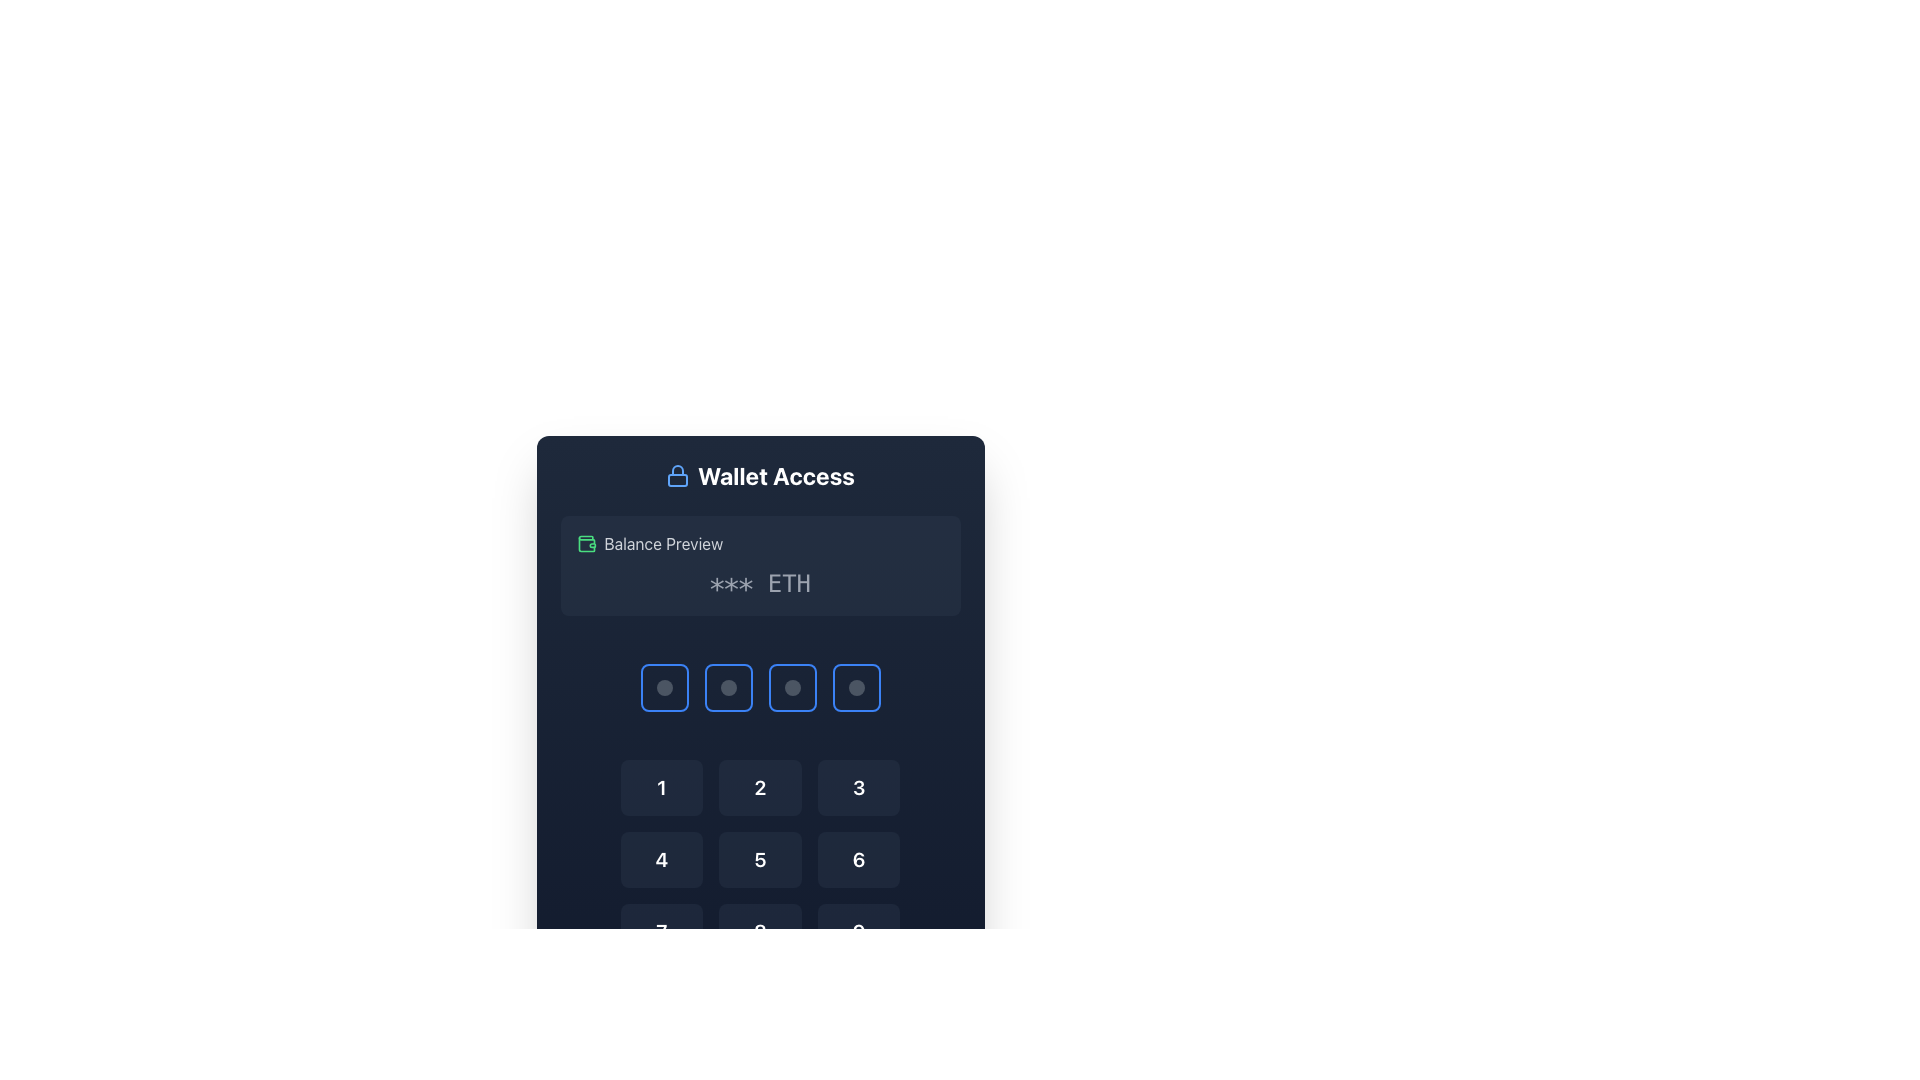 This screenshot has height=1080, width=1920. What do you see at coordinates (661, 1003) in the screenshot?
I see `the empty or inactive button located at the bottom-left corner of the keypad interface, which is the tenth element in a grid of 12 elements` at bounding box center [661, 1003].